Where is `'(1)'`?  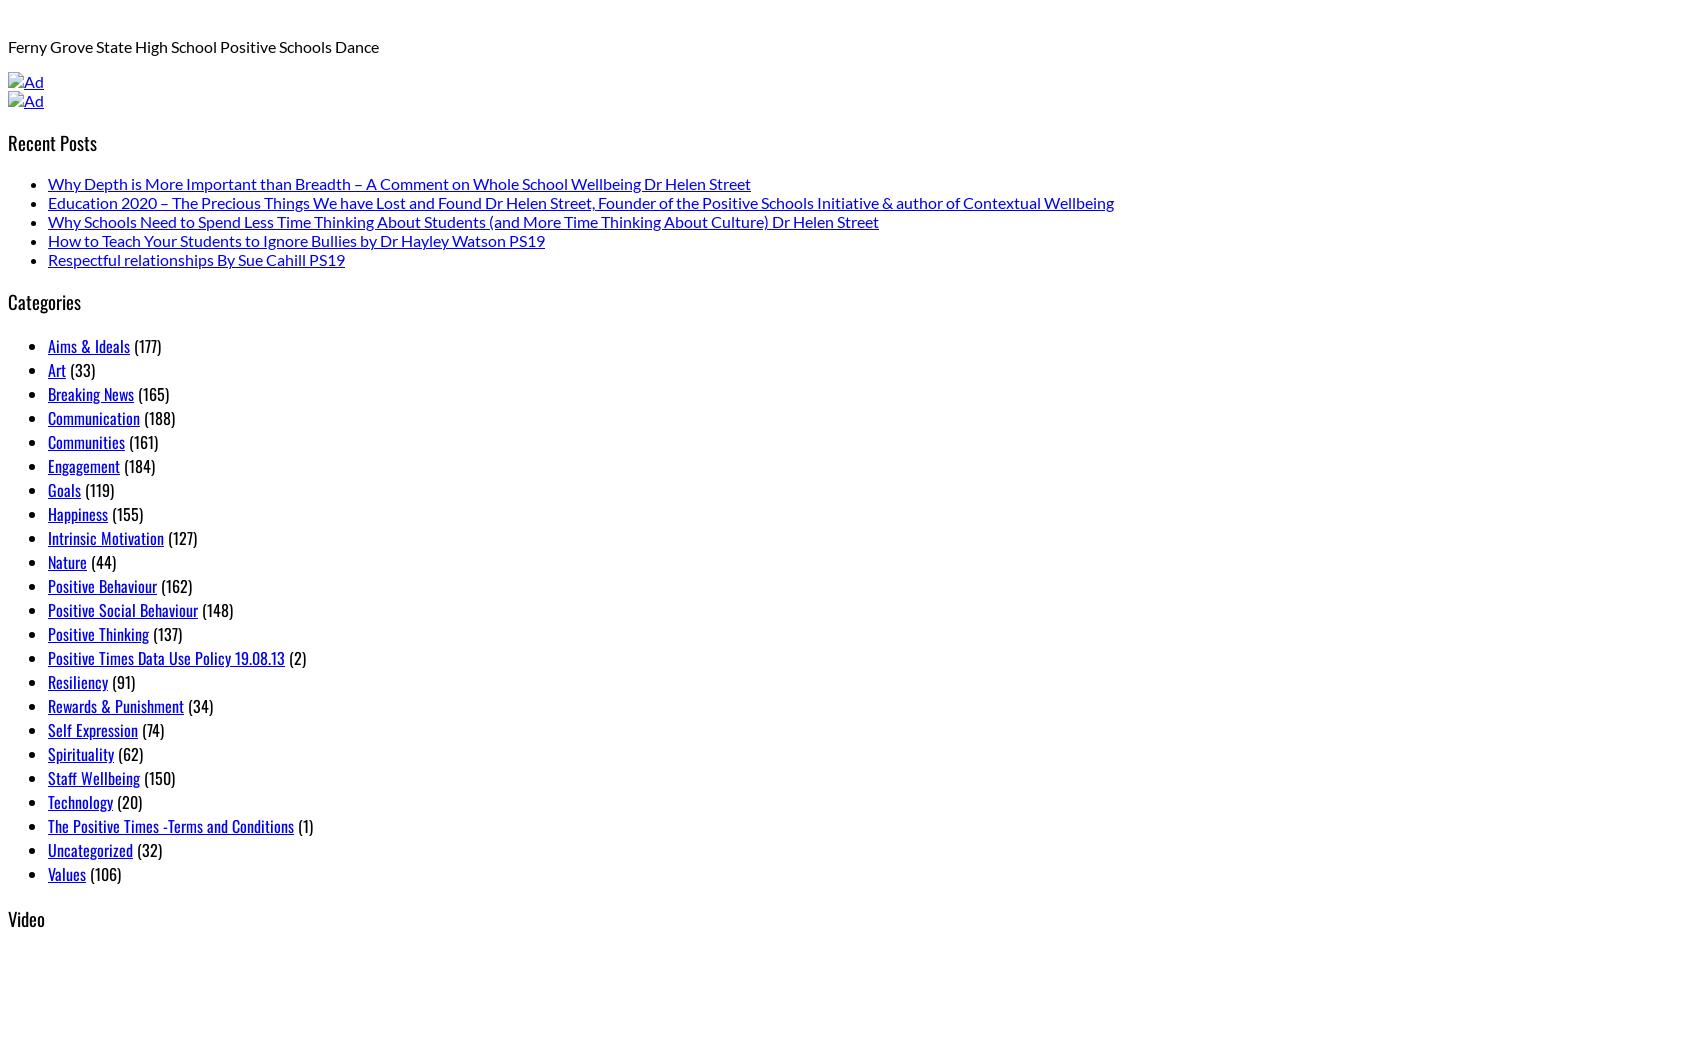 '(1)' is located at coordinates (293, 824).